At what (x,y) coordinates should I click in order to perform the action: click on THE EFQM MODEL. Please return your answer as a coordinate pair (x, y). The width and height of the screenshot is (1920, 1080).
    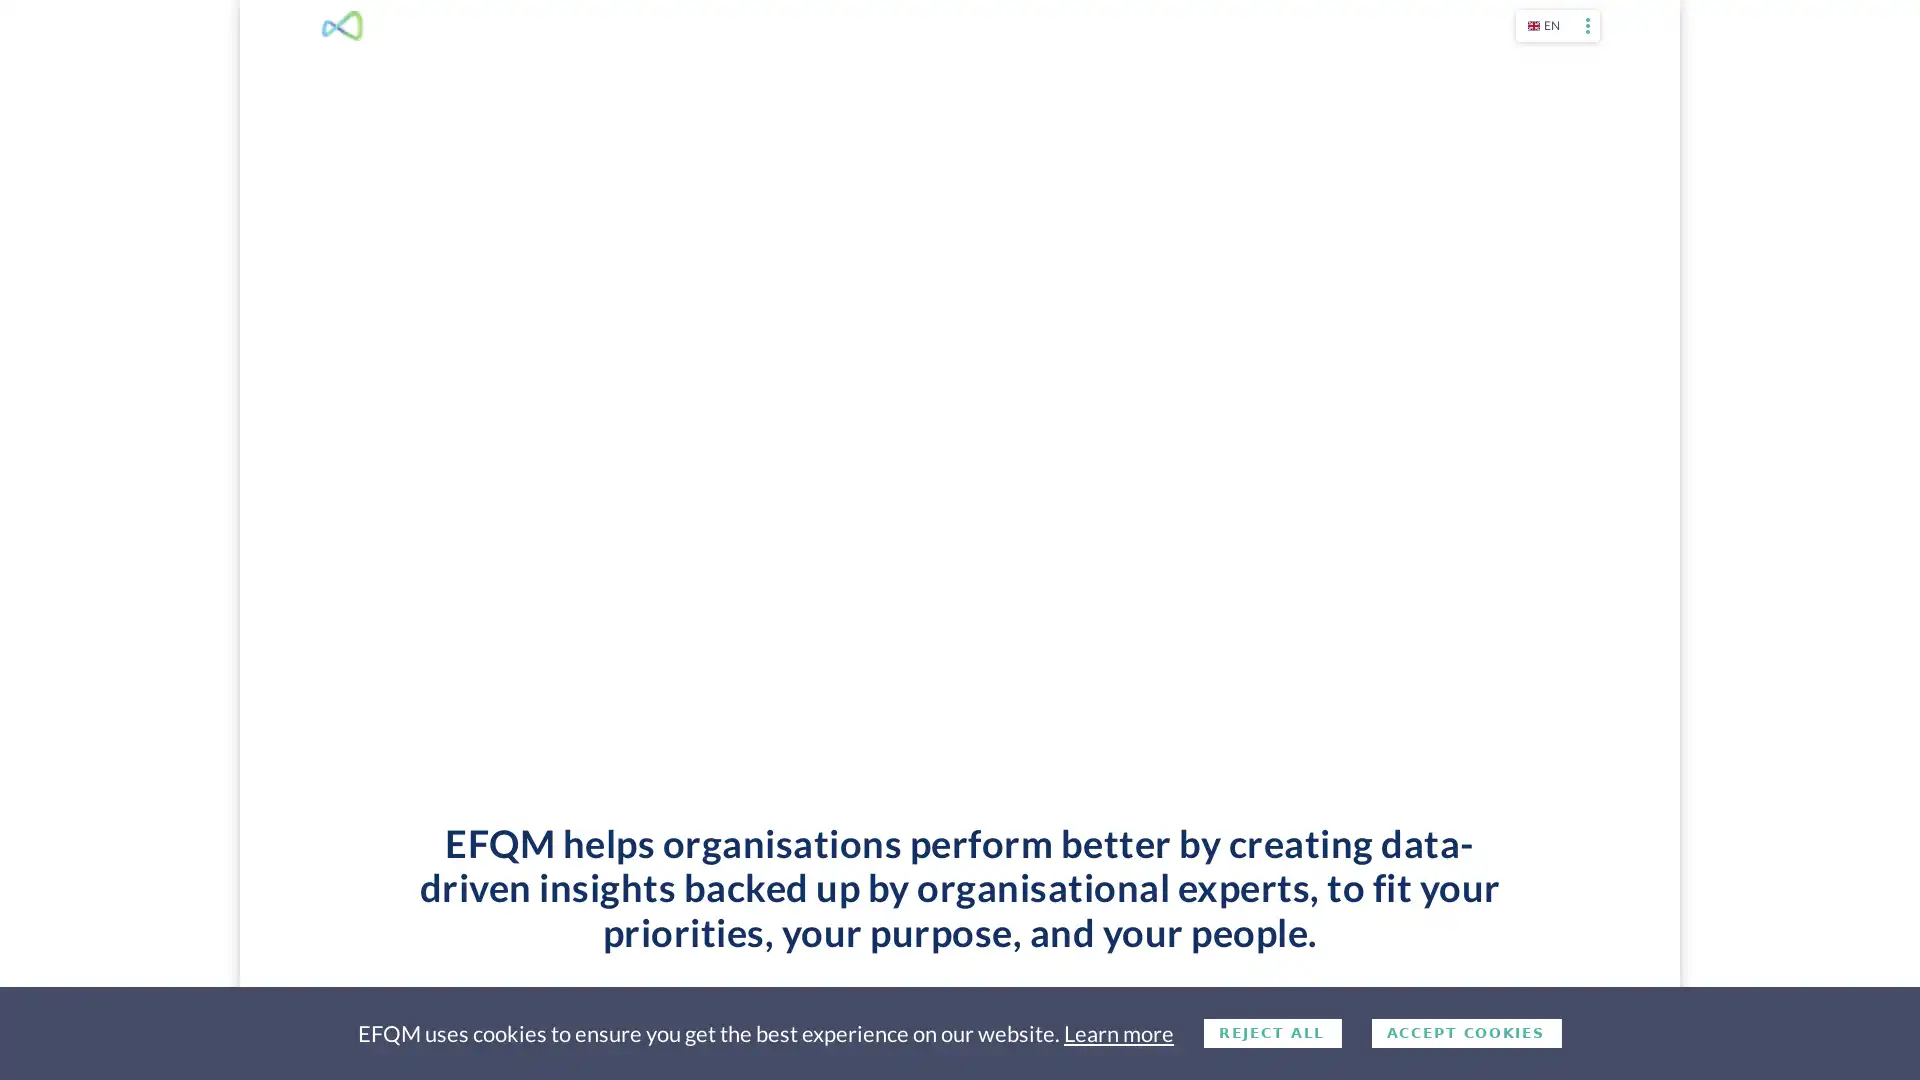
    Looking at the image, I should click on (994, 71).